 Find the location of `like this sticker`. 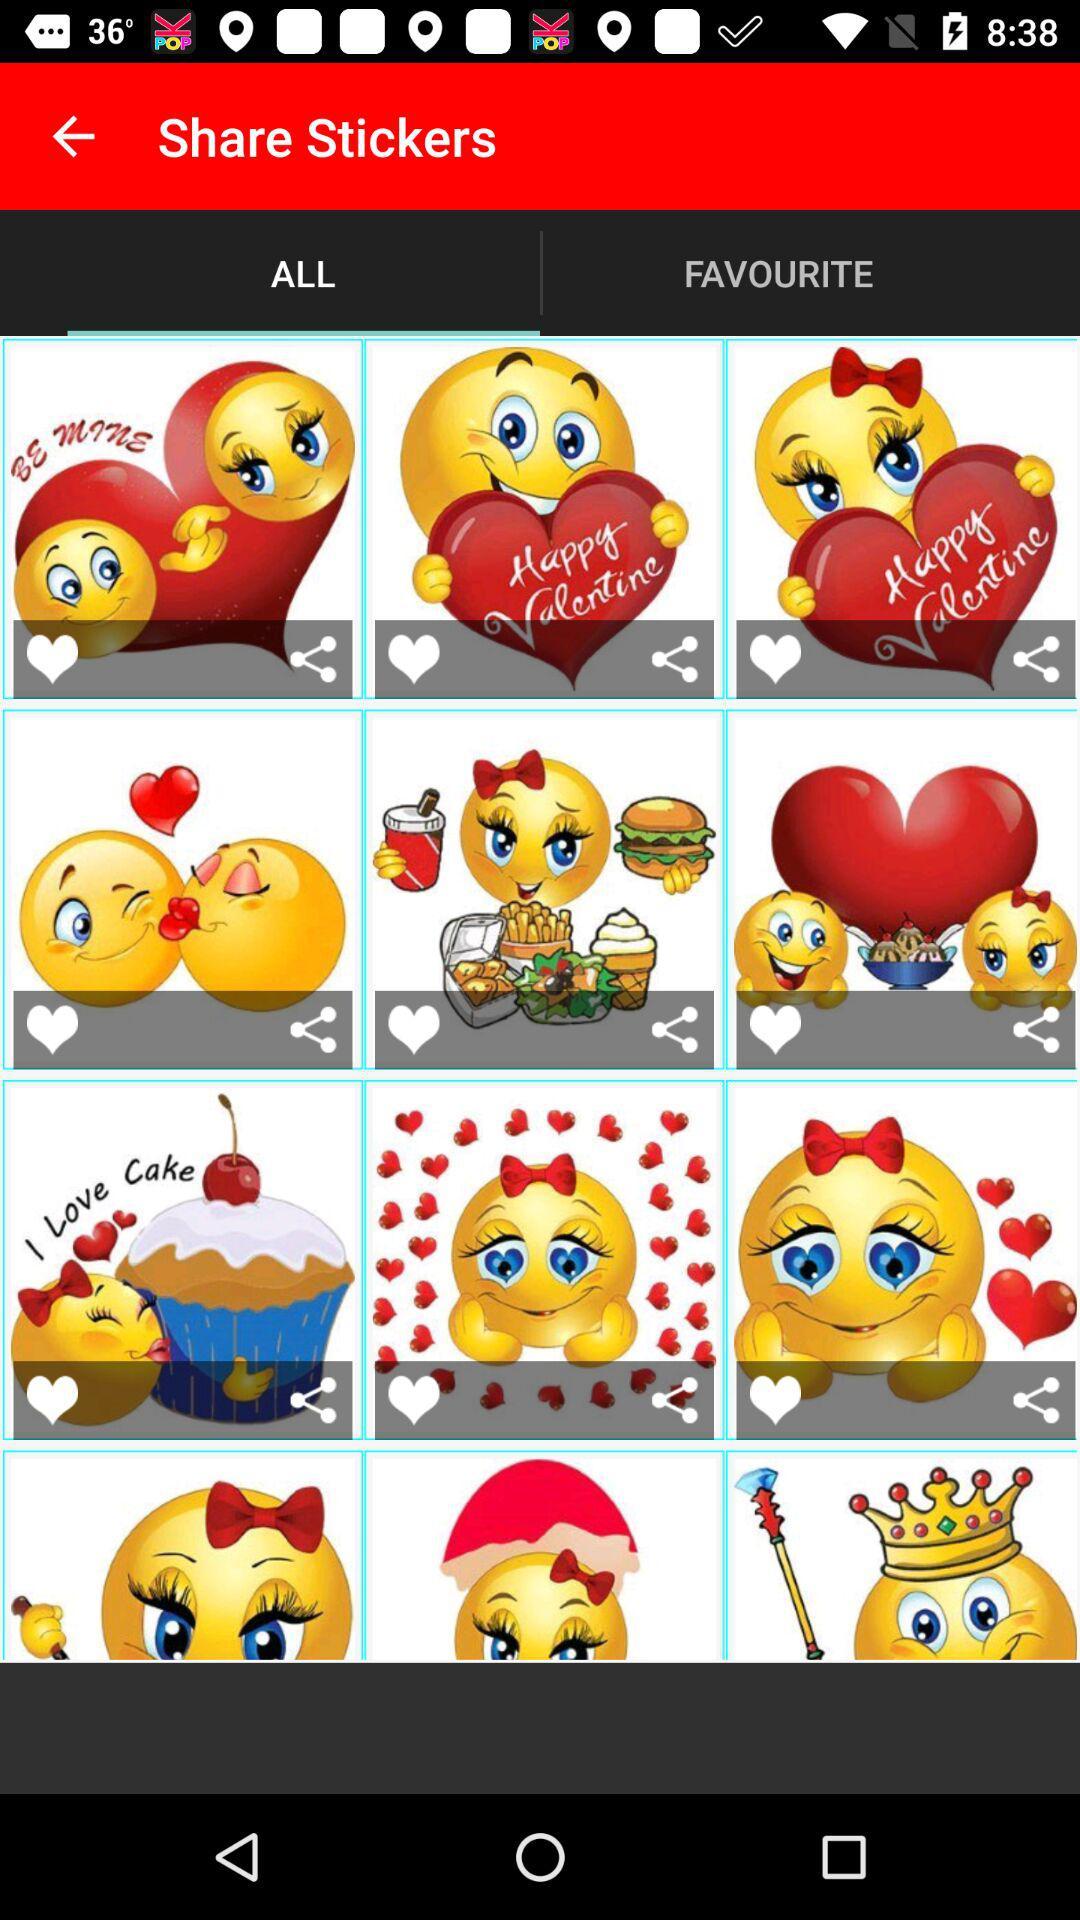

like this sticker is located at coordinates (412, 659).